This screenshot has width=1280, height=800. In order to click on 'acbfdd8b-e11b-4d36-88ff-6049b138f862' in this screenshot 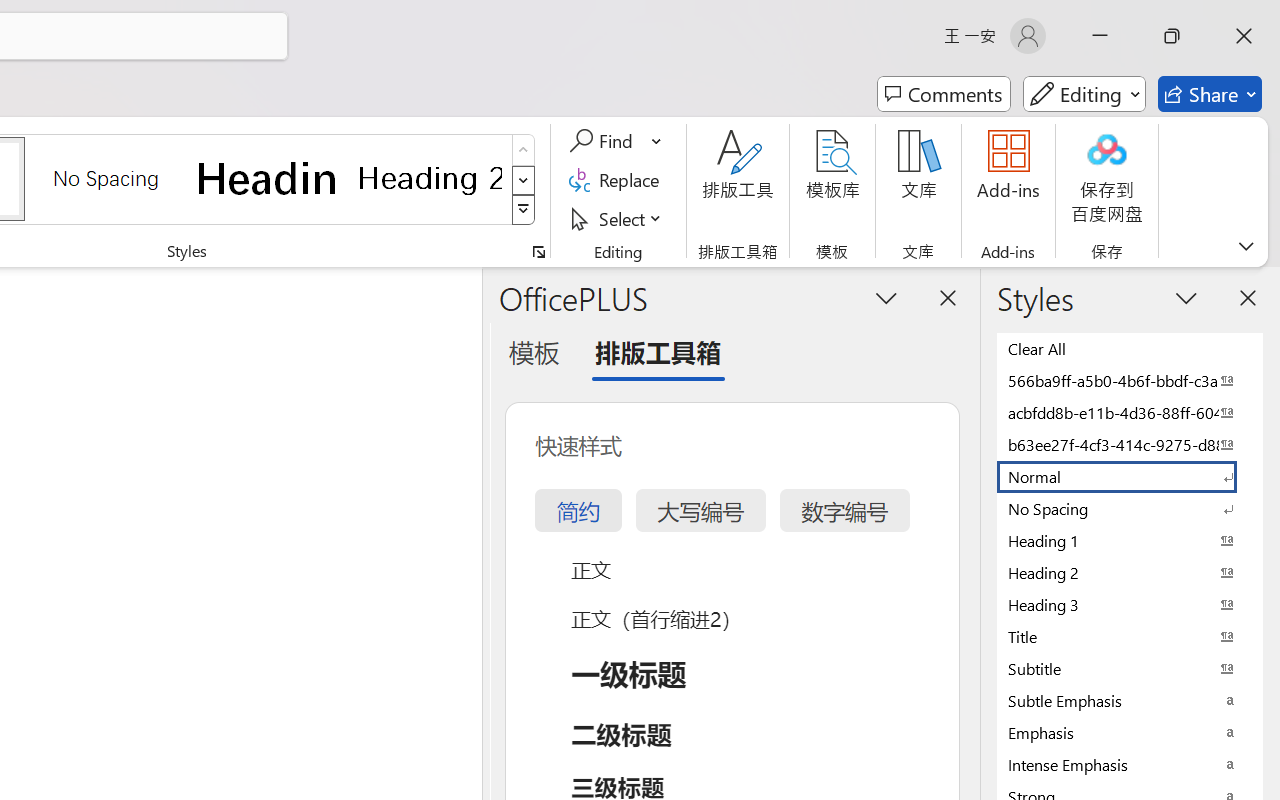, I will do `click(1130, 412)`.